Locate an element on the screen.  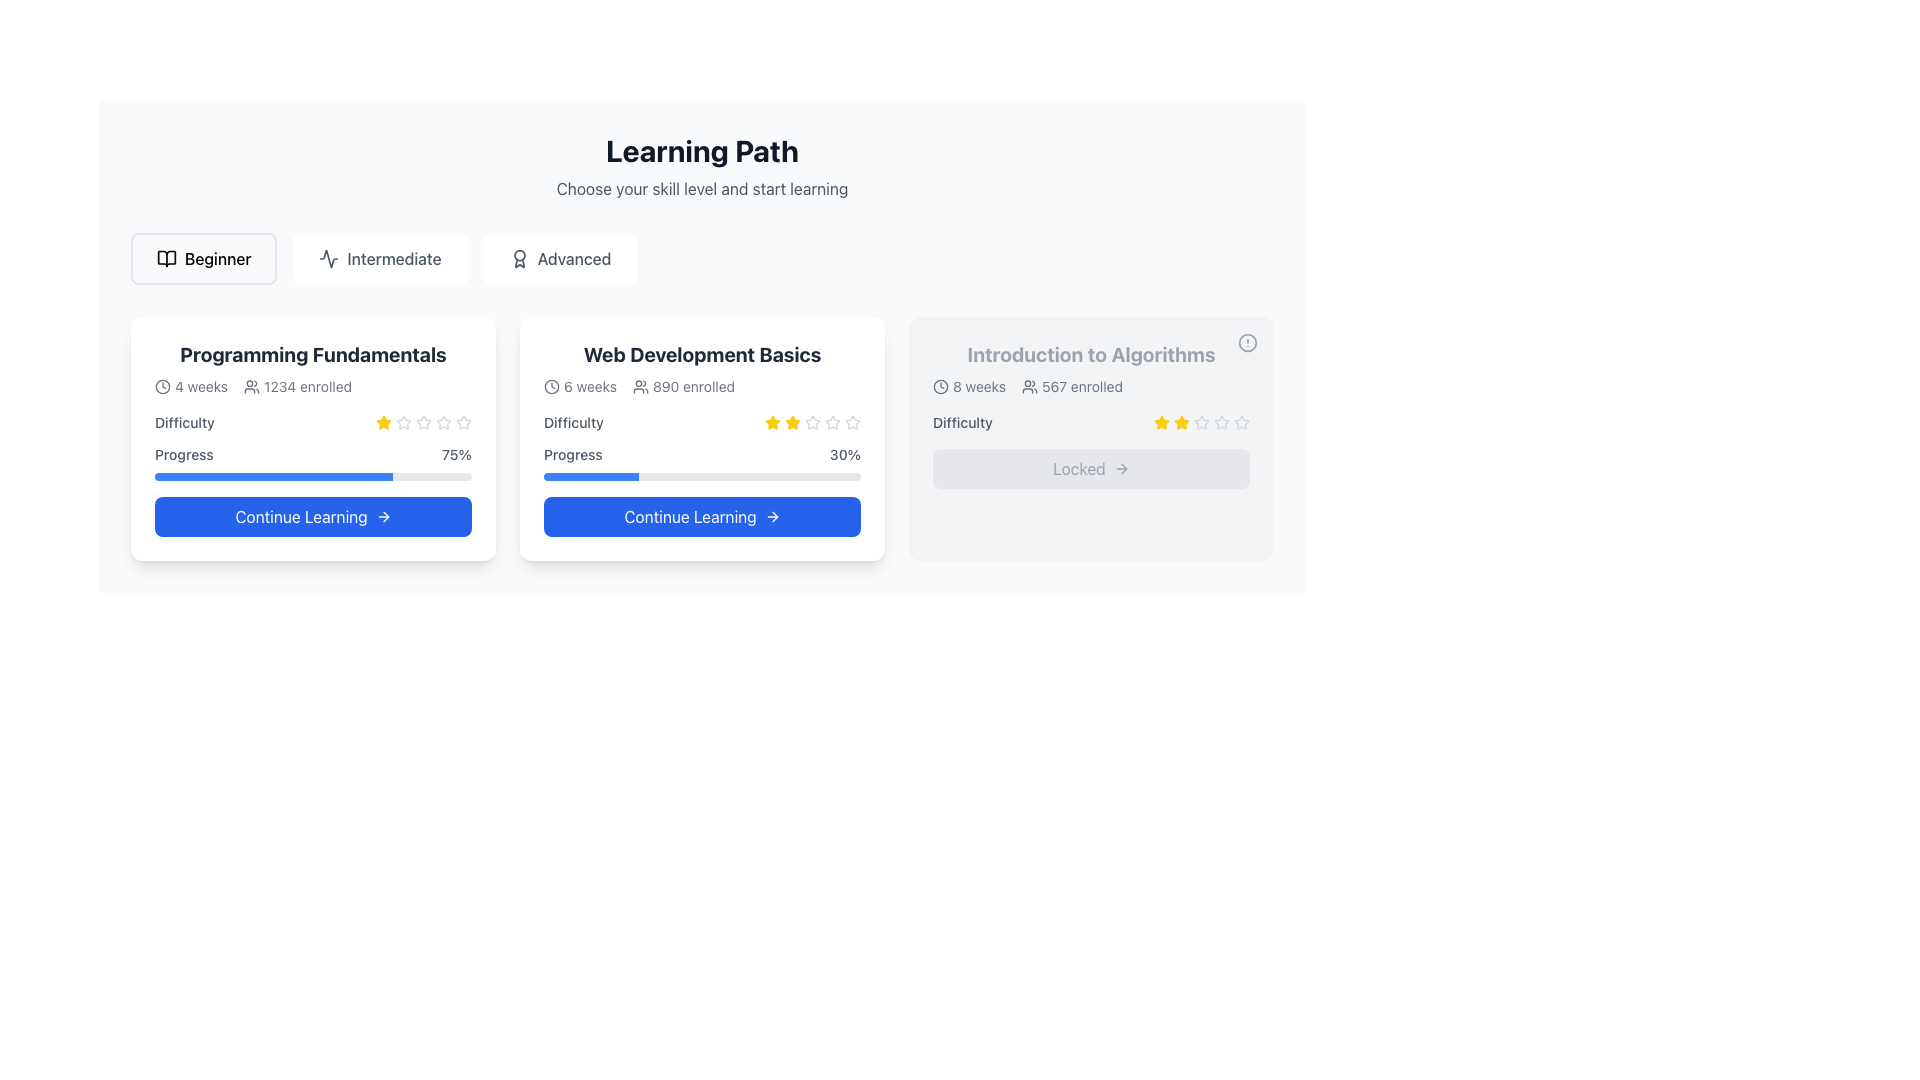
the star ratings in the 'Programming Fundamentals' card to check difficulty levels is located at coordinates (312, 438).